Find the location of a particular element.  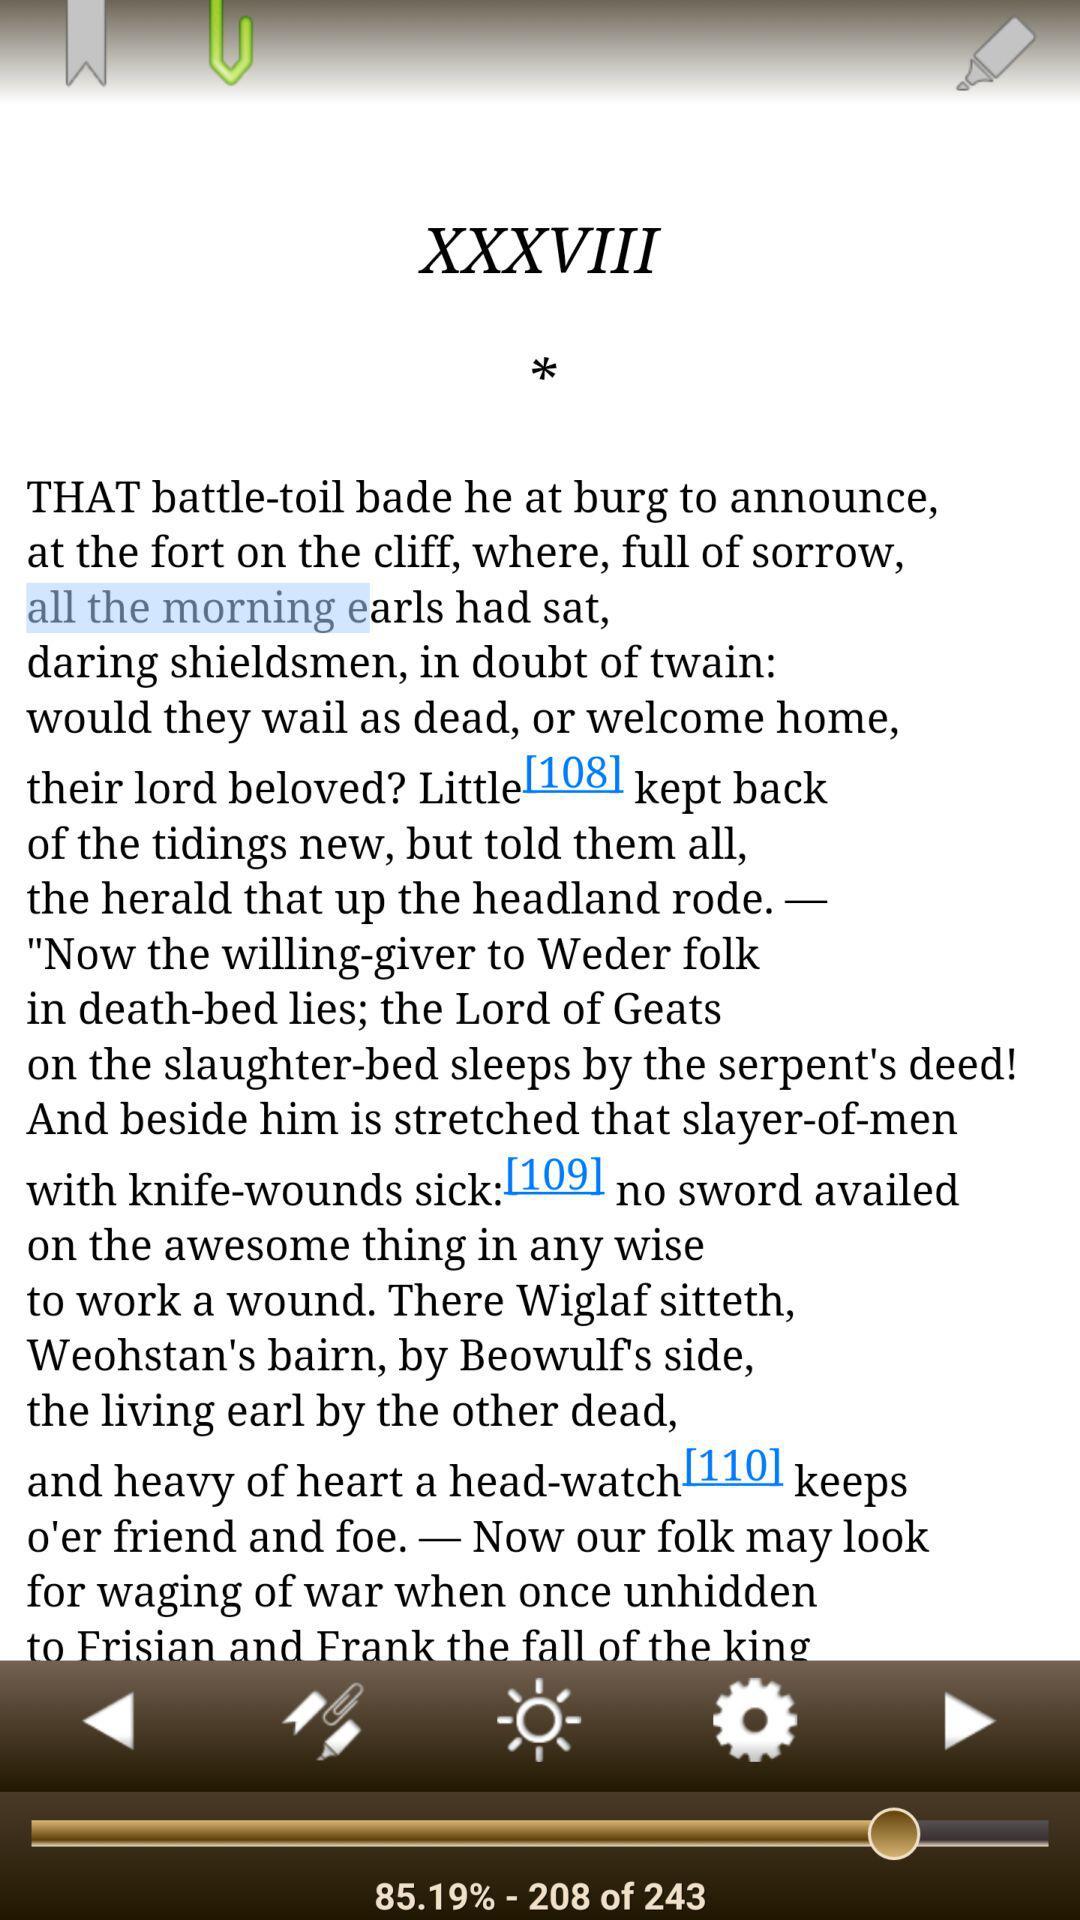

highlighter is located at coordinates (994, 52).